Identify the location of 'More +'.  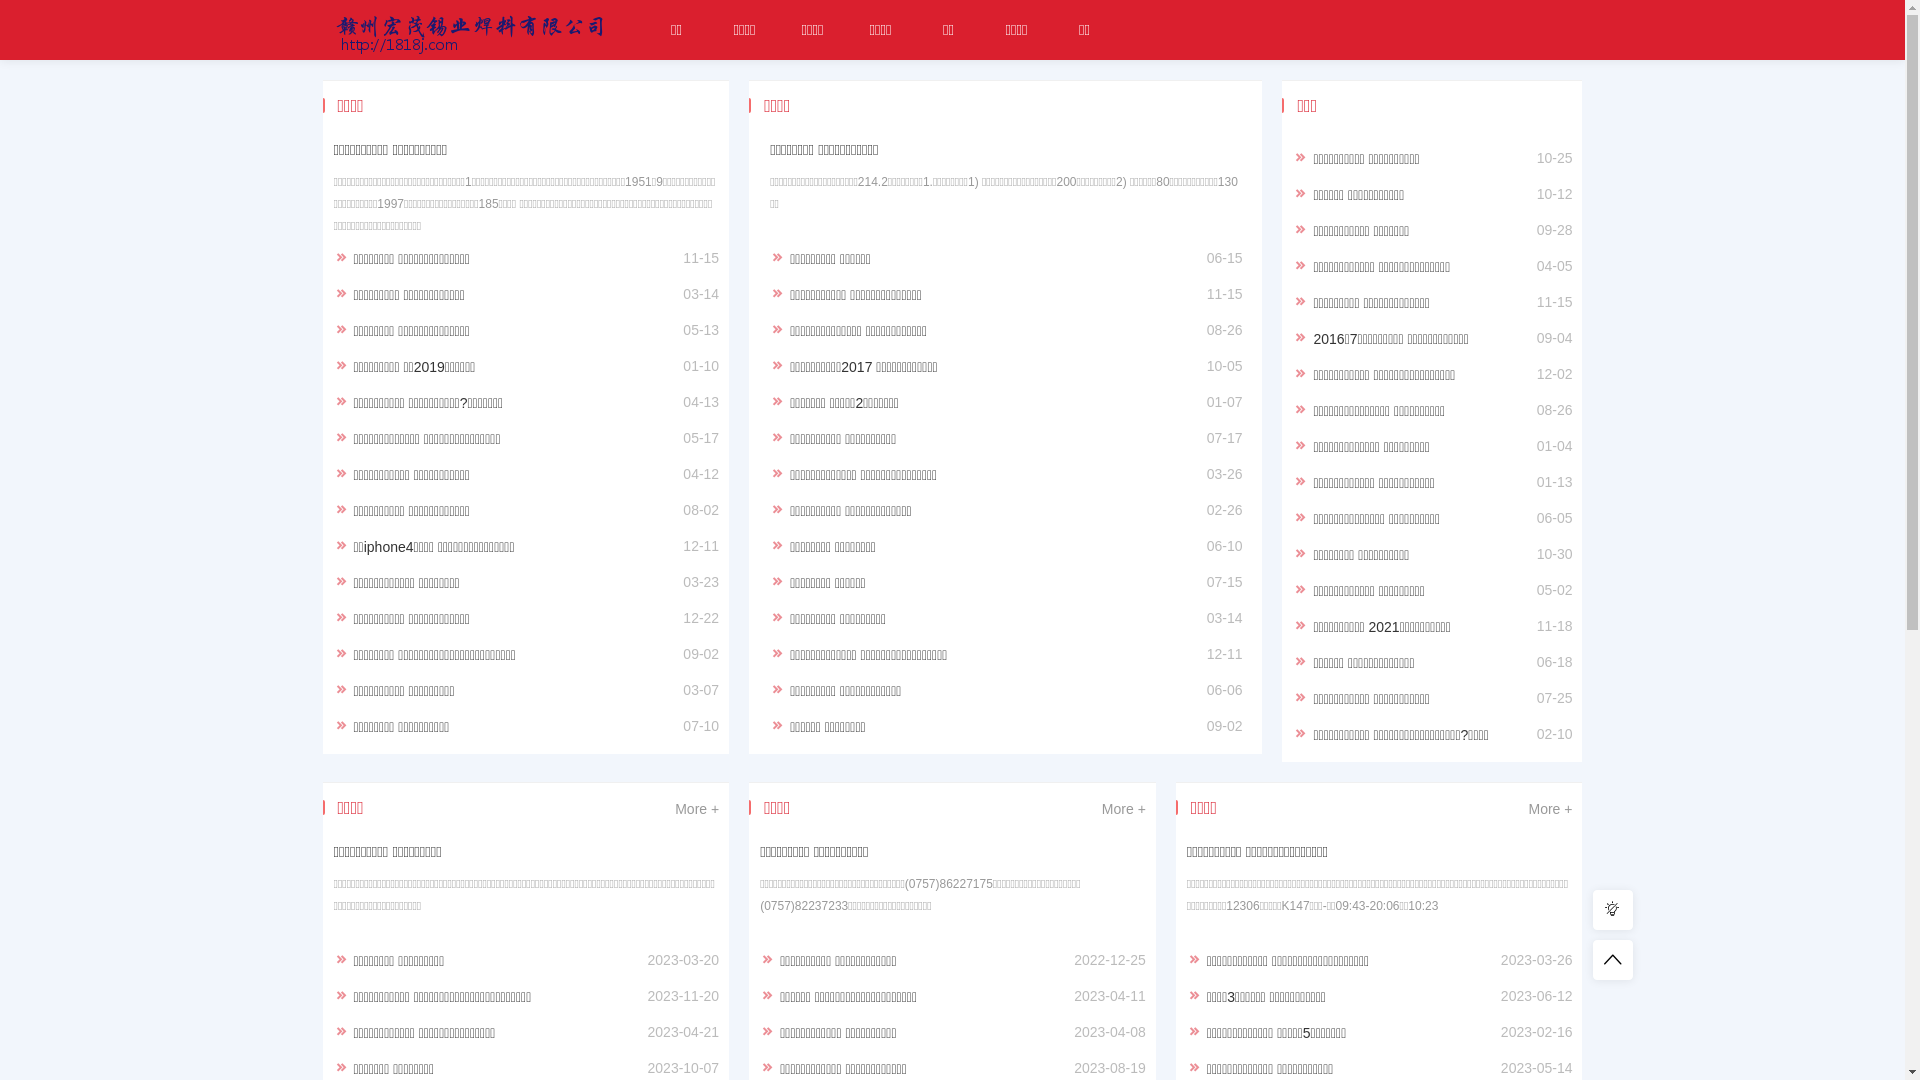
(1526, 808).